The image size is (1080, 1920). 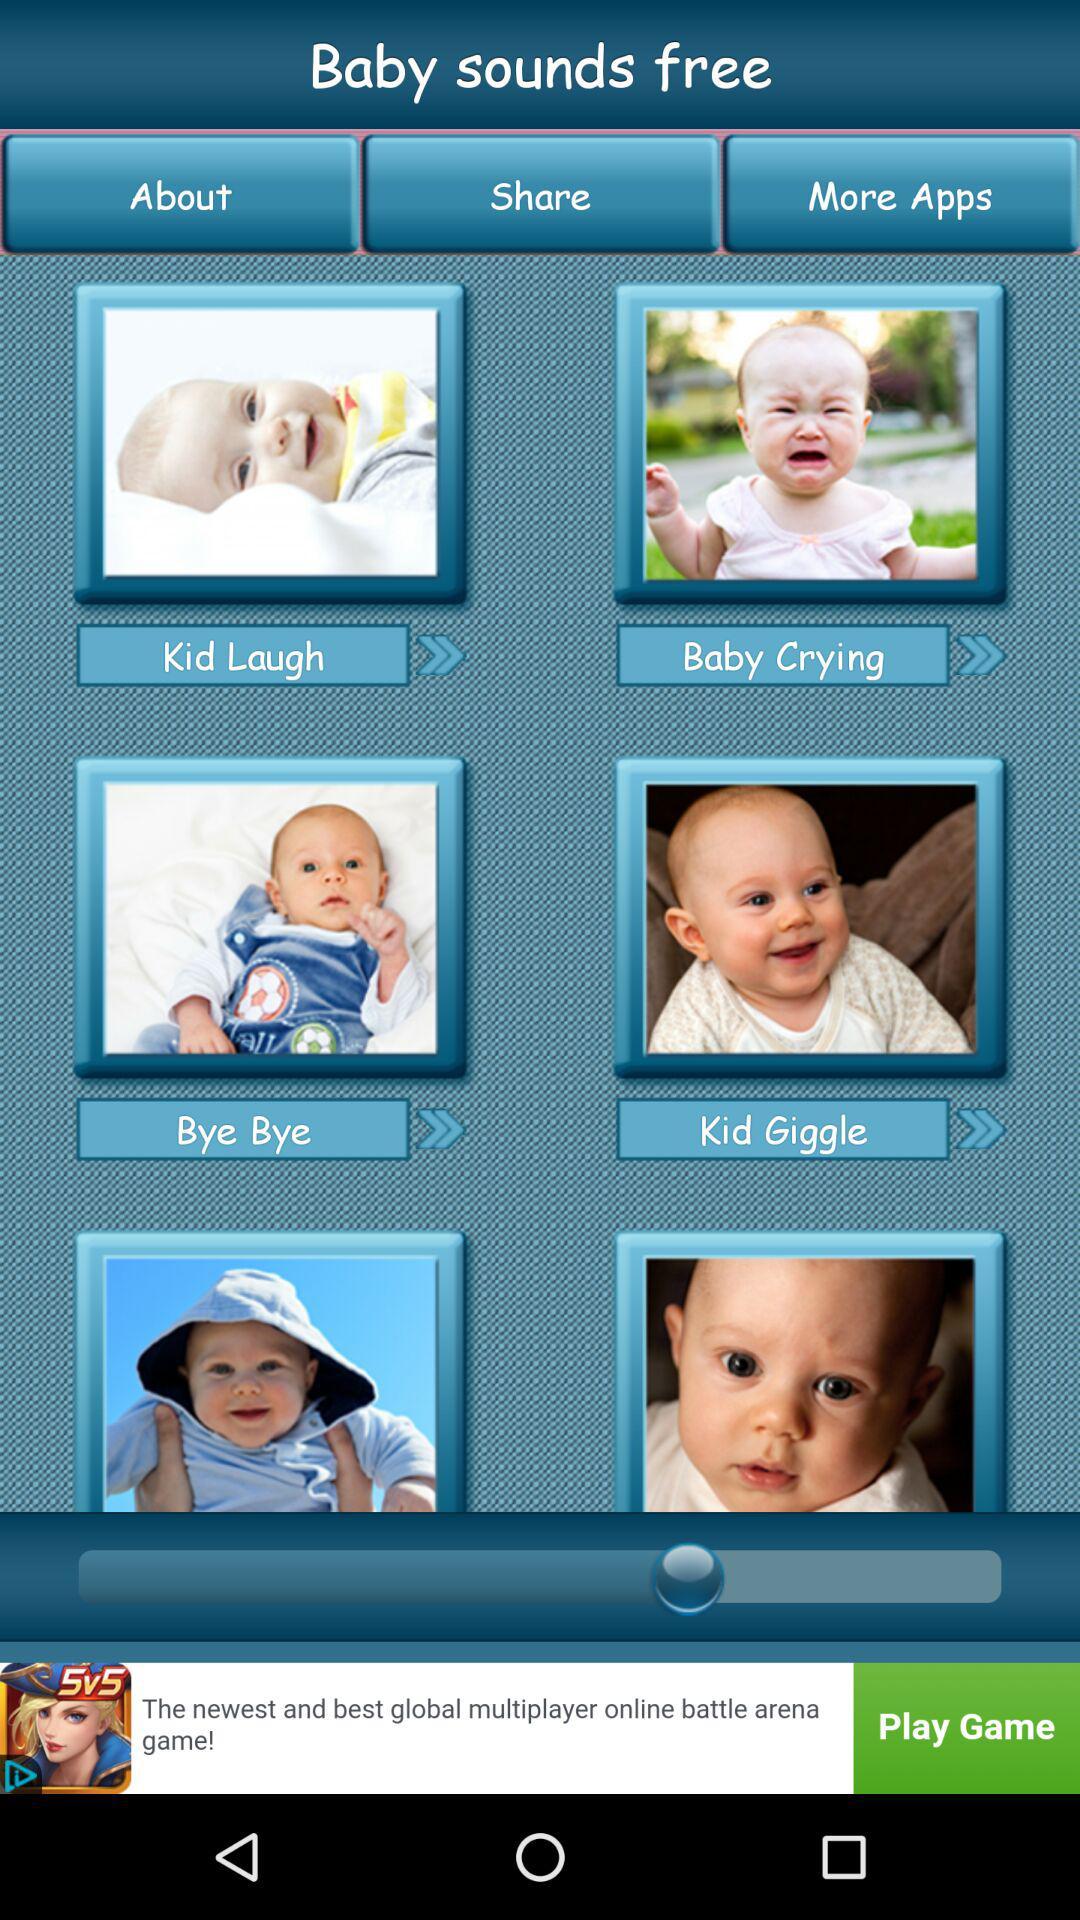 What do you see at coordinates (979, 1128) in the screenshot?
I see `the next` at bounding box center [979, 1128].